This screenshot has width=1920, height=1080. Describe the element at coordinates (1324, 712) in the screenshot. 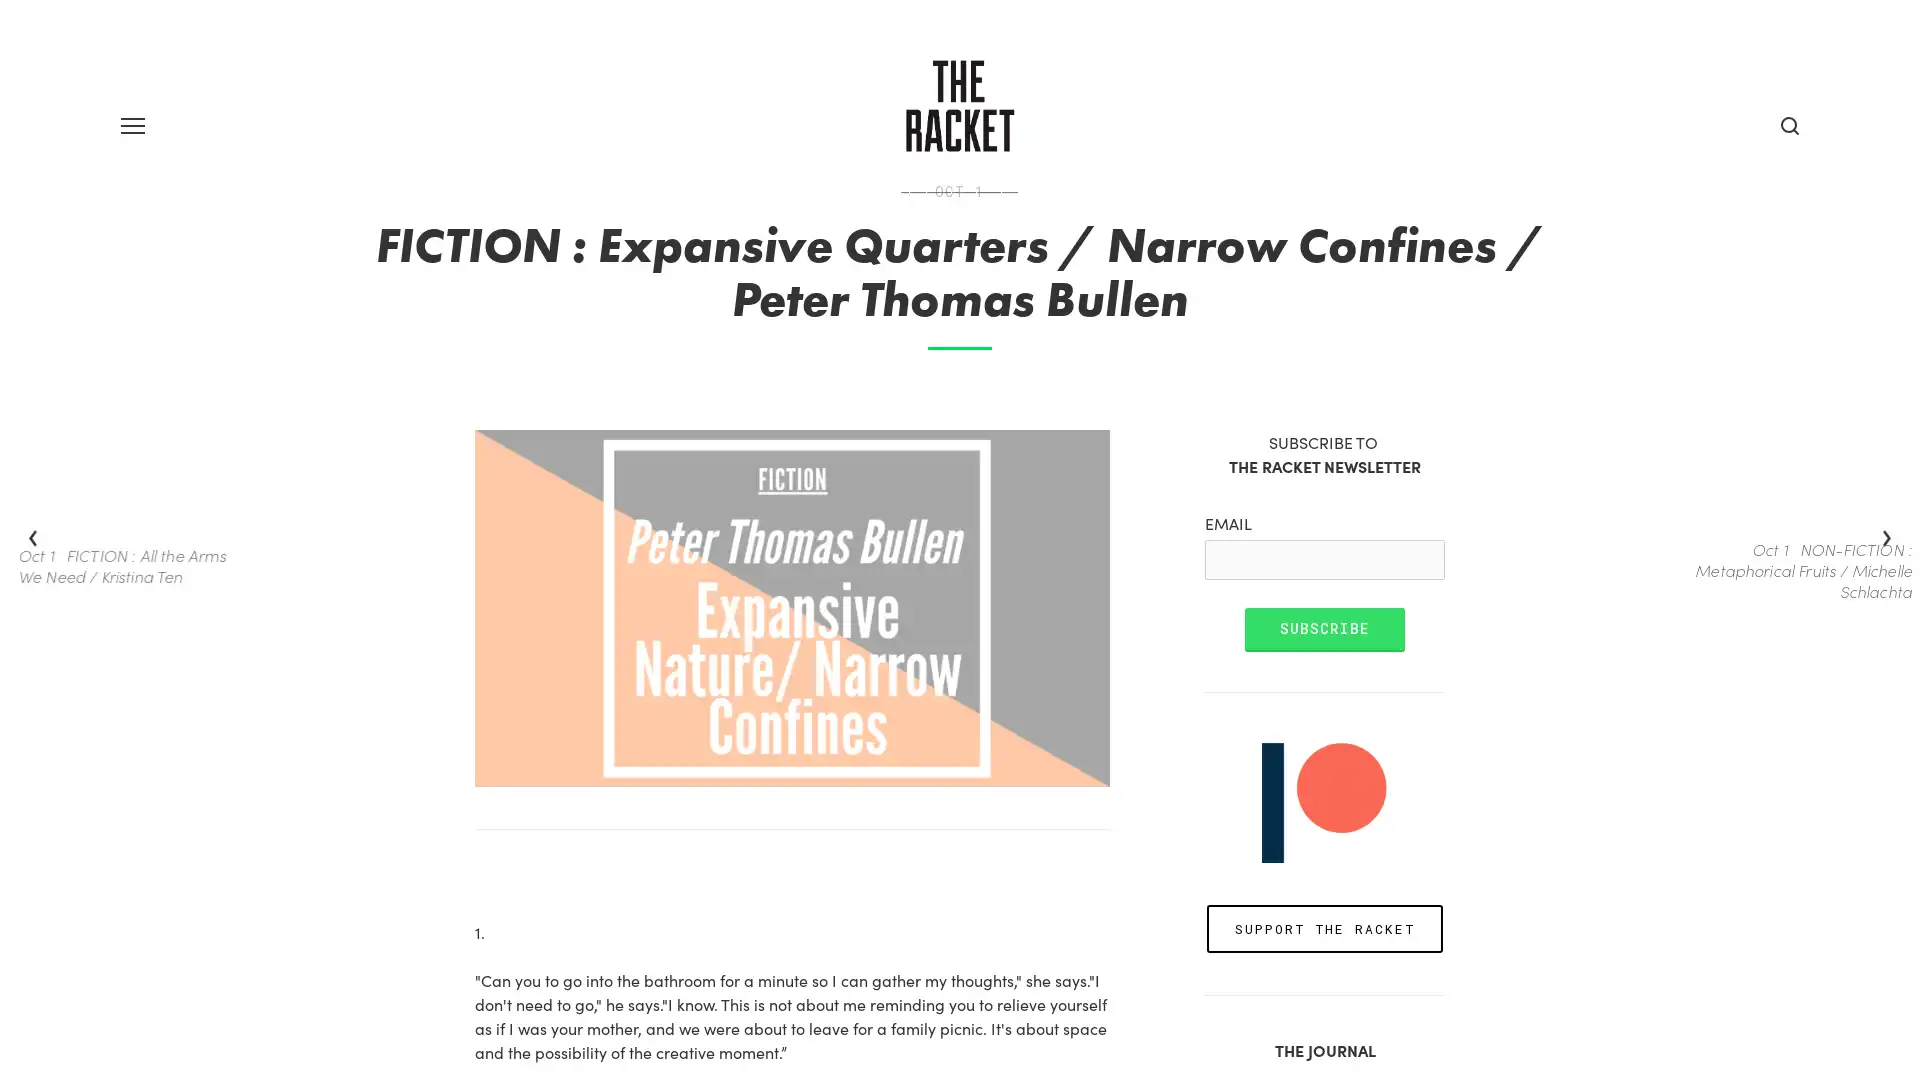

I see `SUBSCRIBE` at that location.